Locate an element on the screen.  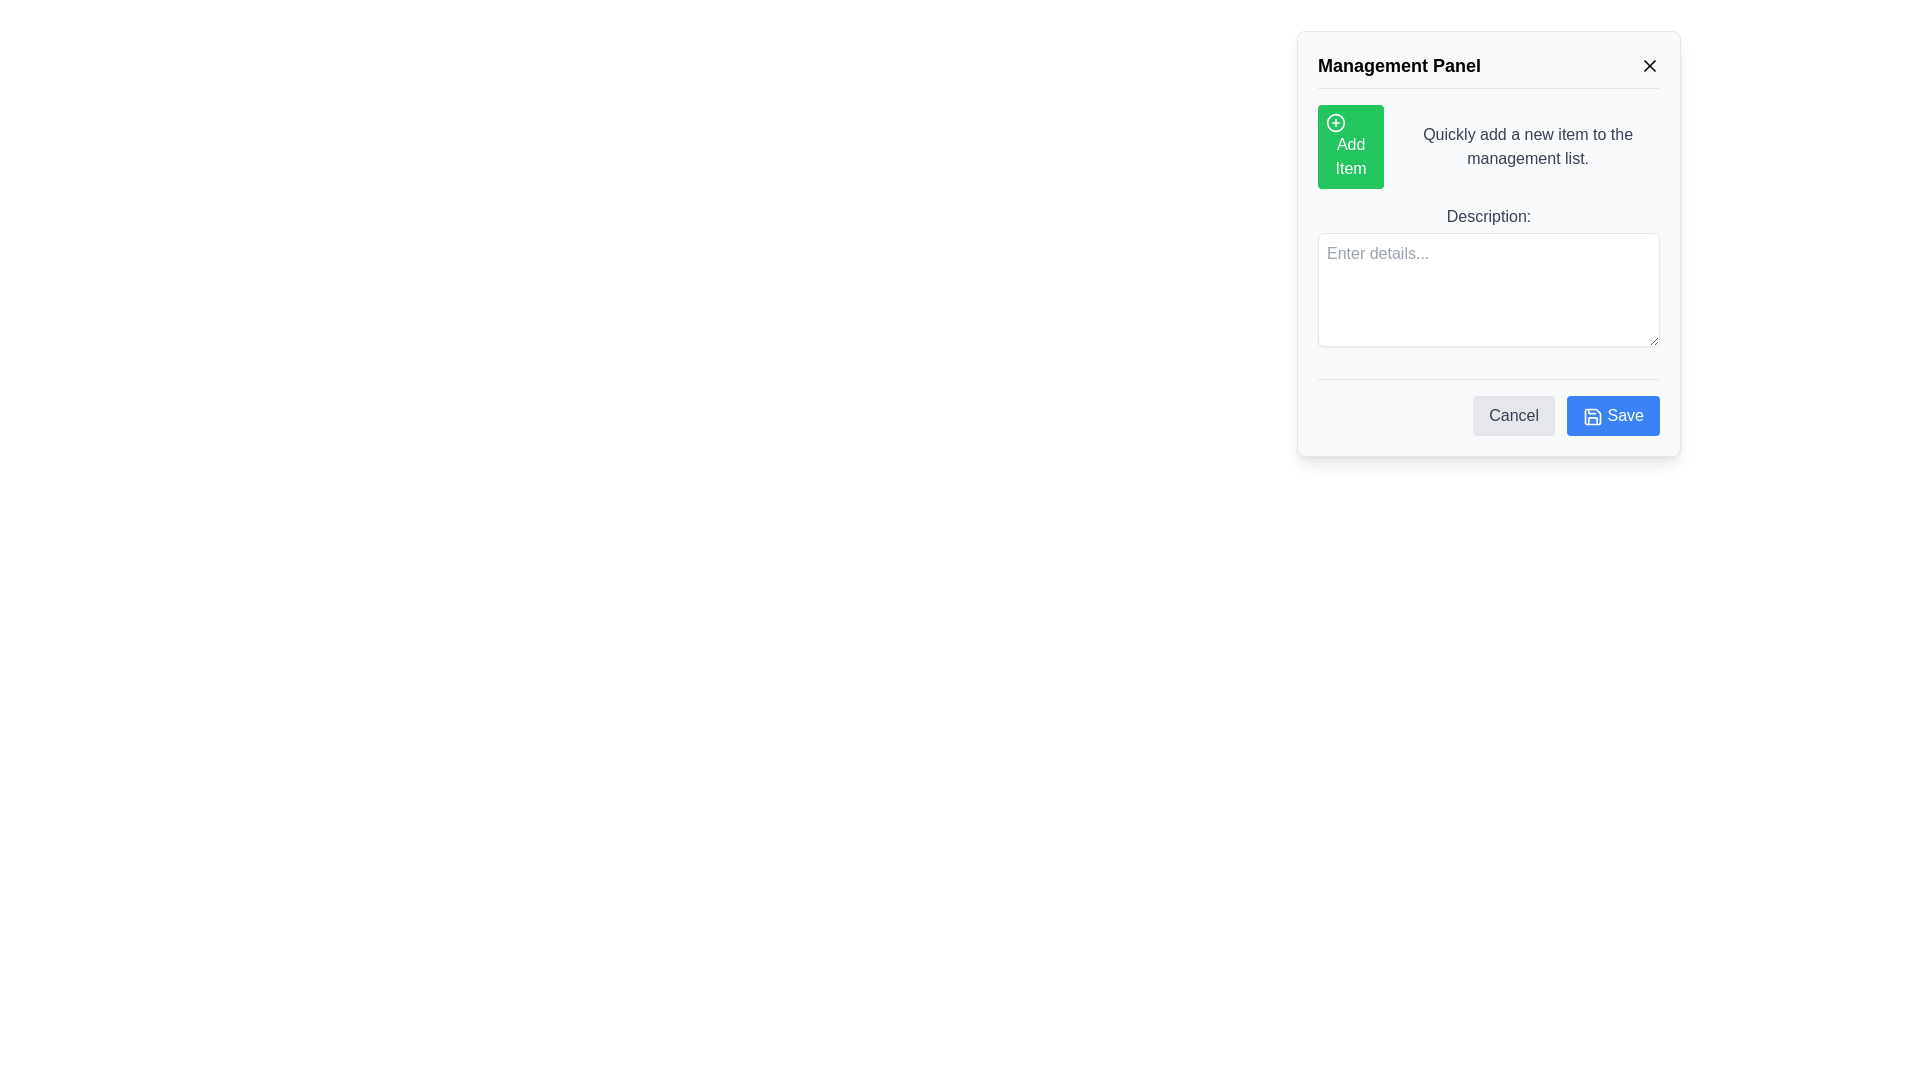
the 'Save' button, which is a rectangular button with rounded corners, blue background, and white text, located in the bottom-right corner of the modal interface is located at coordinates (1613, 415).